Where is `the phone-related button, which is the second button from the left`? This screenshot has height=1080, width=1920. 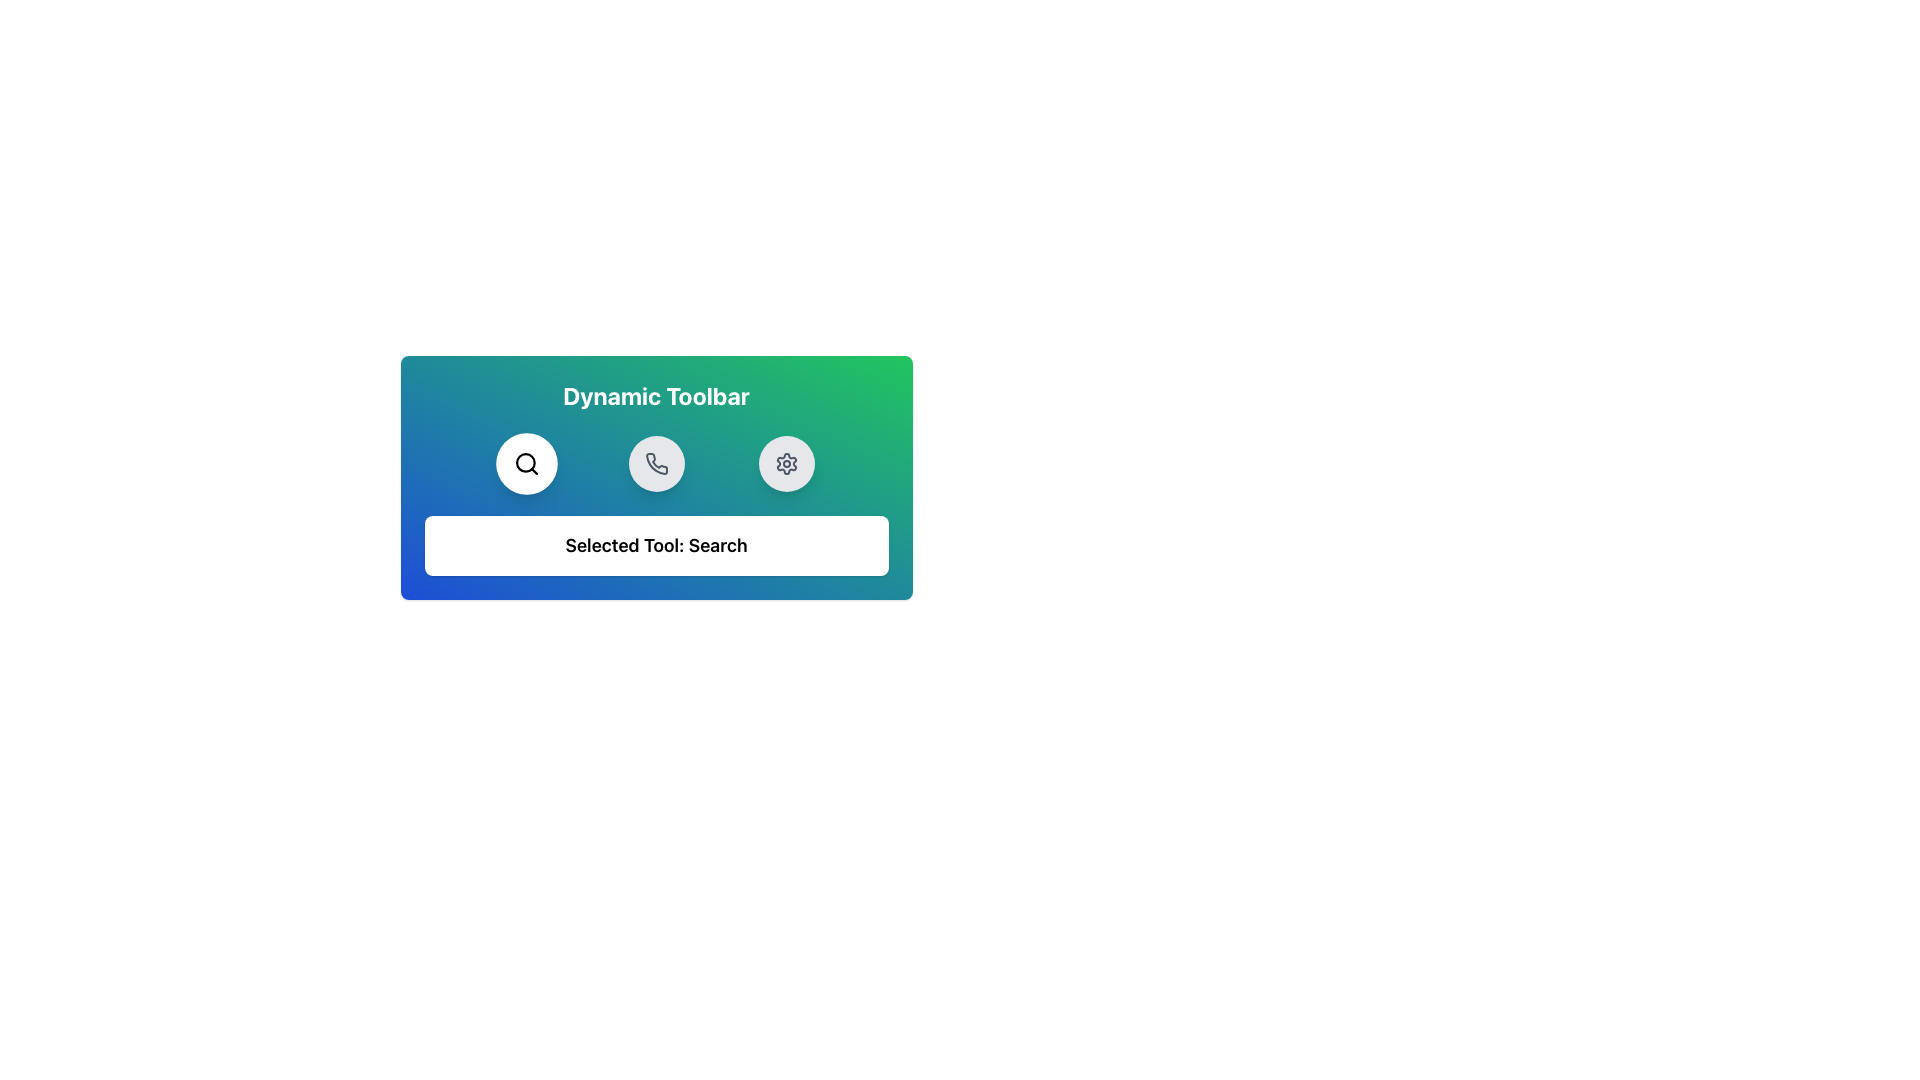
the phone-related button, which is the second button from the left is located at coordinates (656, 463).